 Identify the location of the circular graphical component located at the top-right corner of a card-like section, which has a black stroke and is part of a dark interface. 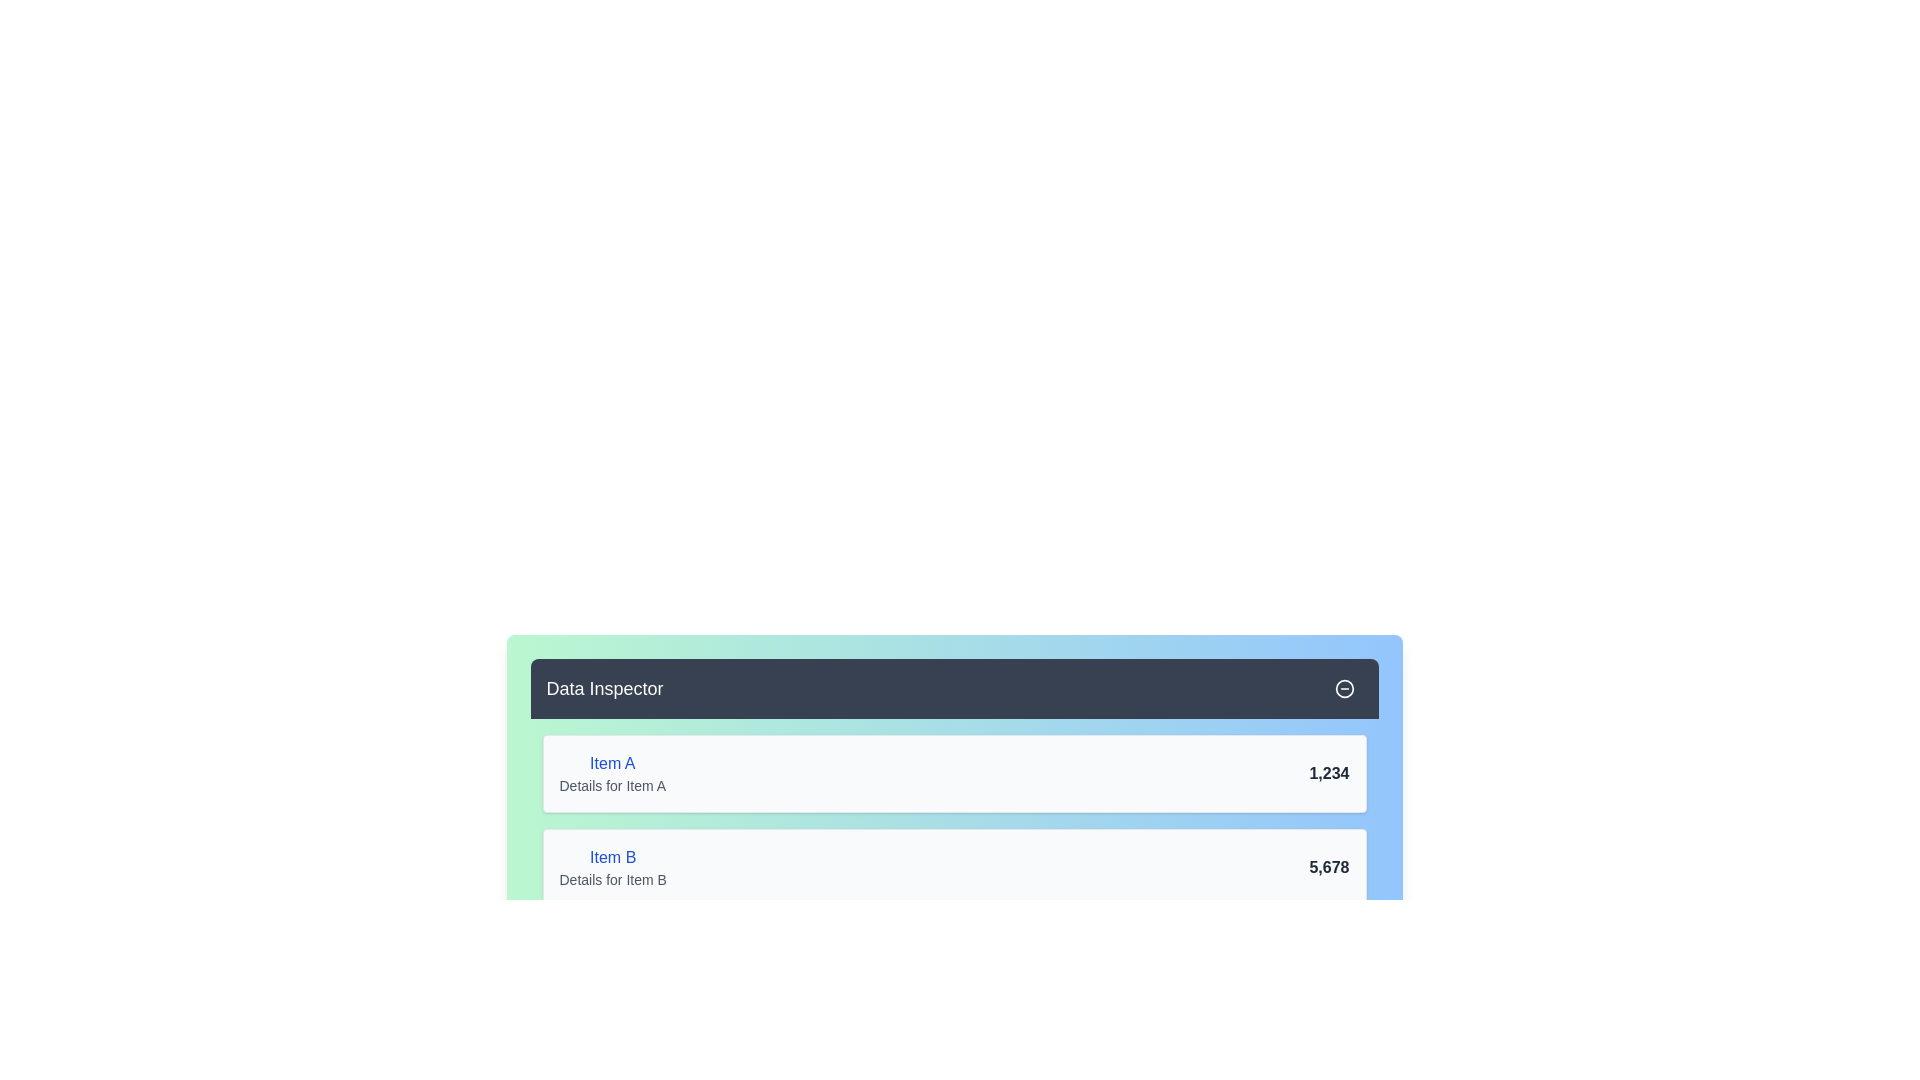
(1344, 688).